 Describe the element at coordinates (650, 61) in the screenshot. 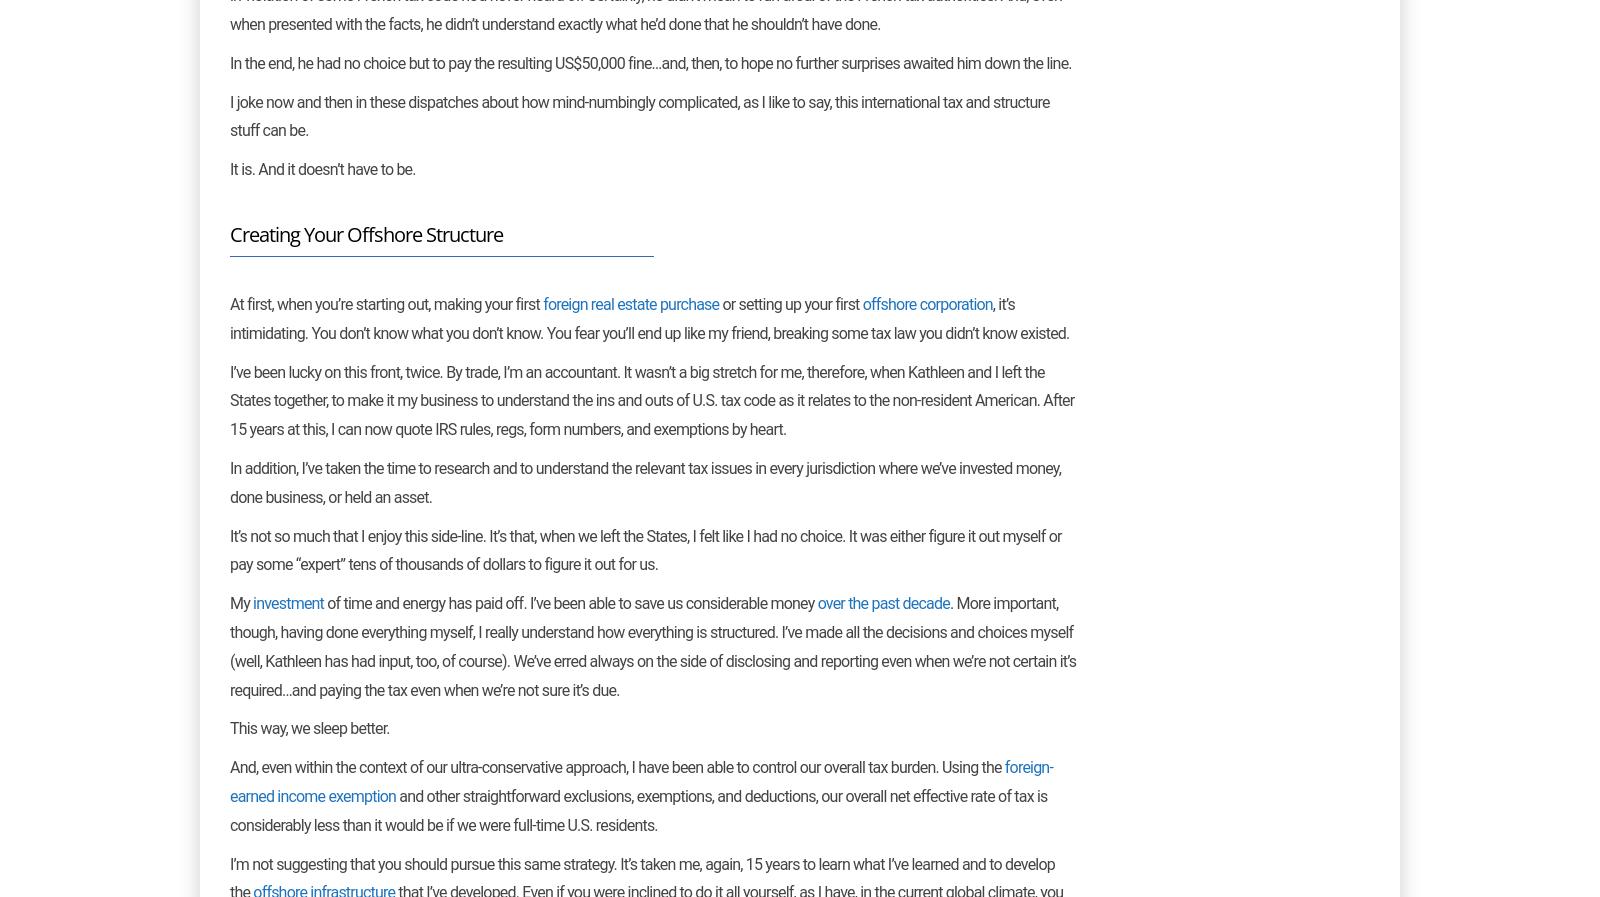

I see `'In the end, he had no choice but to pay the resulting US$50,000 fine…and, then, to hope no further surprises awaited him down the line.'` at that location.